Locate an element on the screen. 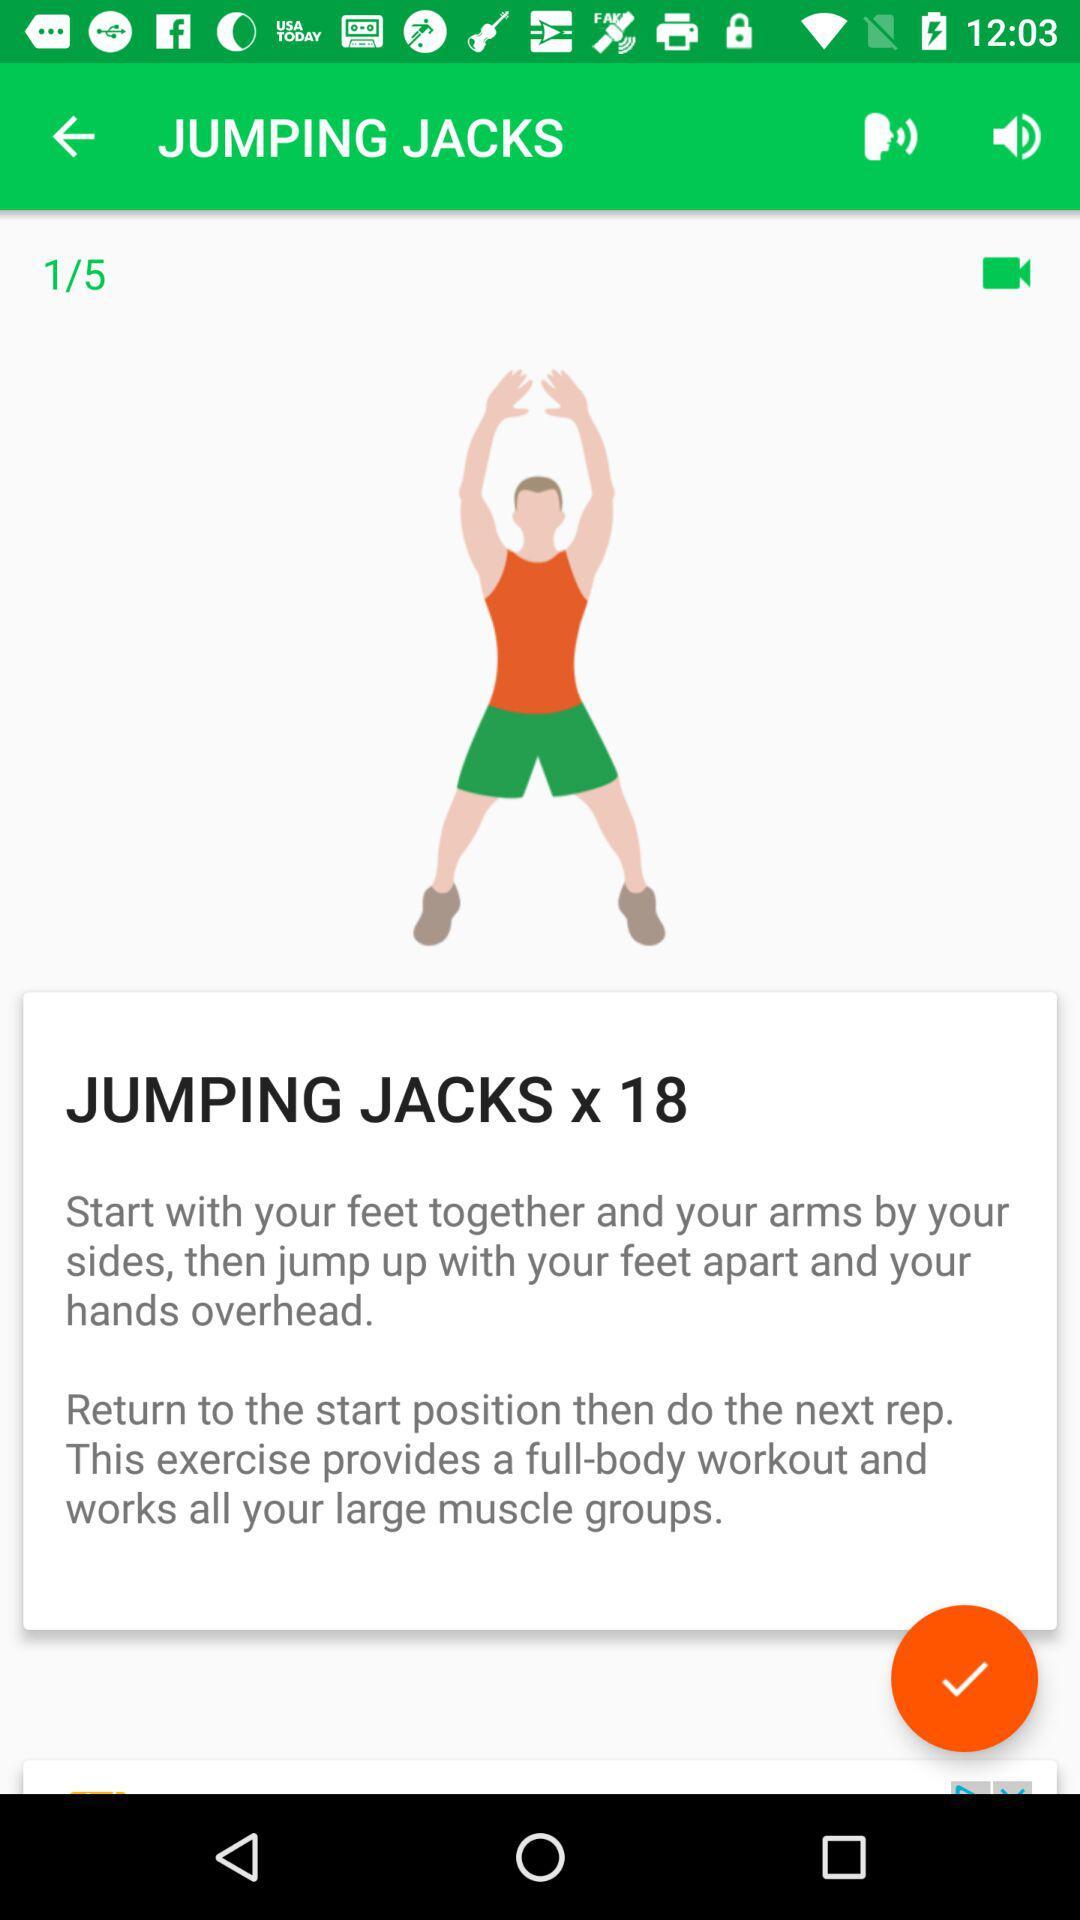  icon below the start with your icon is located at coordinates (963, 1678).